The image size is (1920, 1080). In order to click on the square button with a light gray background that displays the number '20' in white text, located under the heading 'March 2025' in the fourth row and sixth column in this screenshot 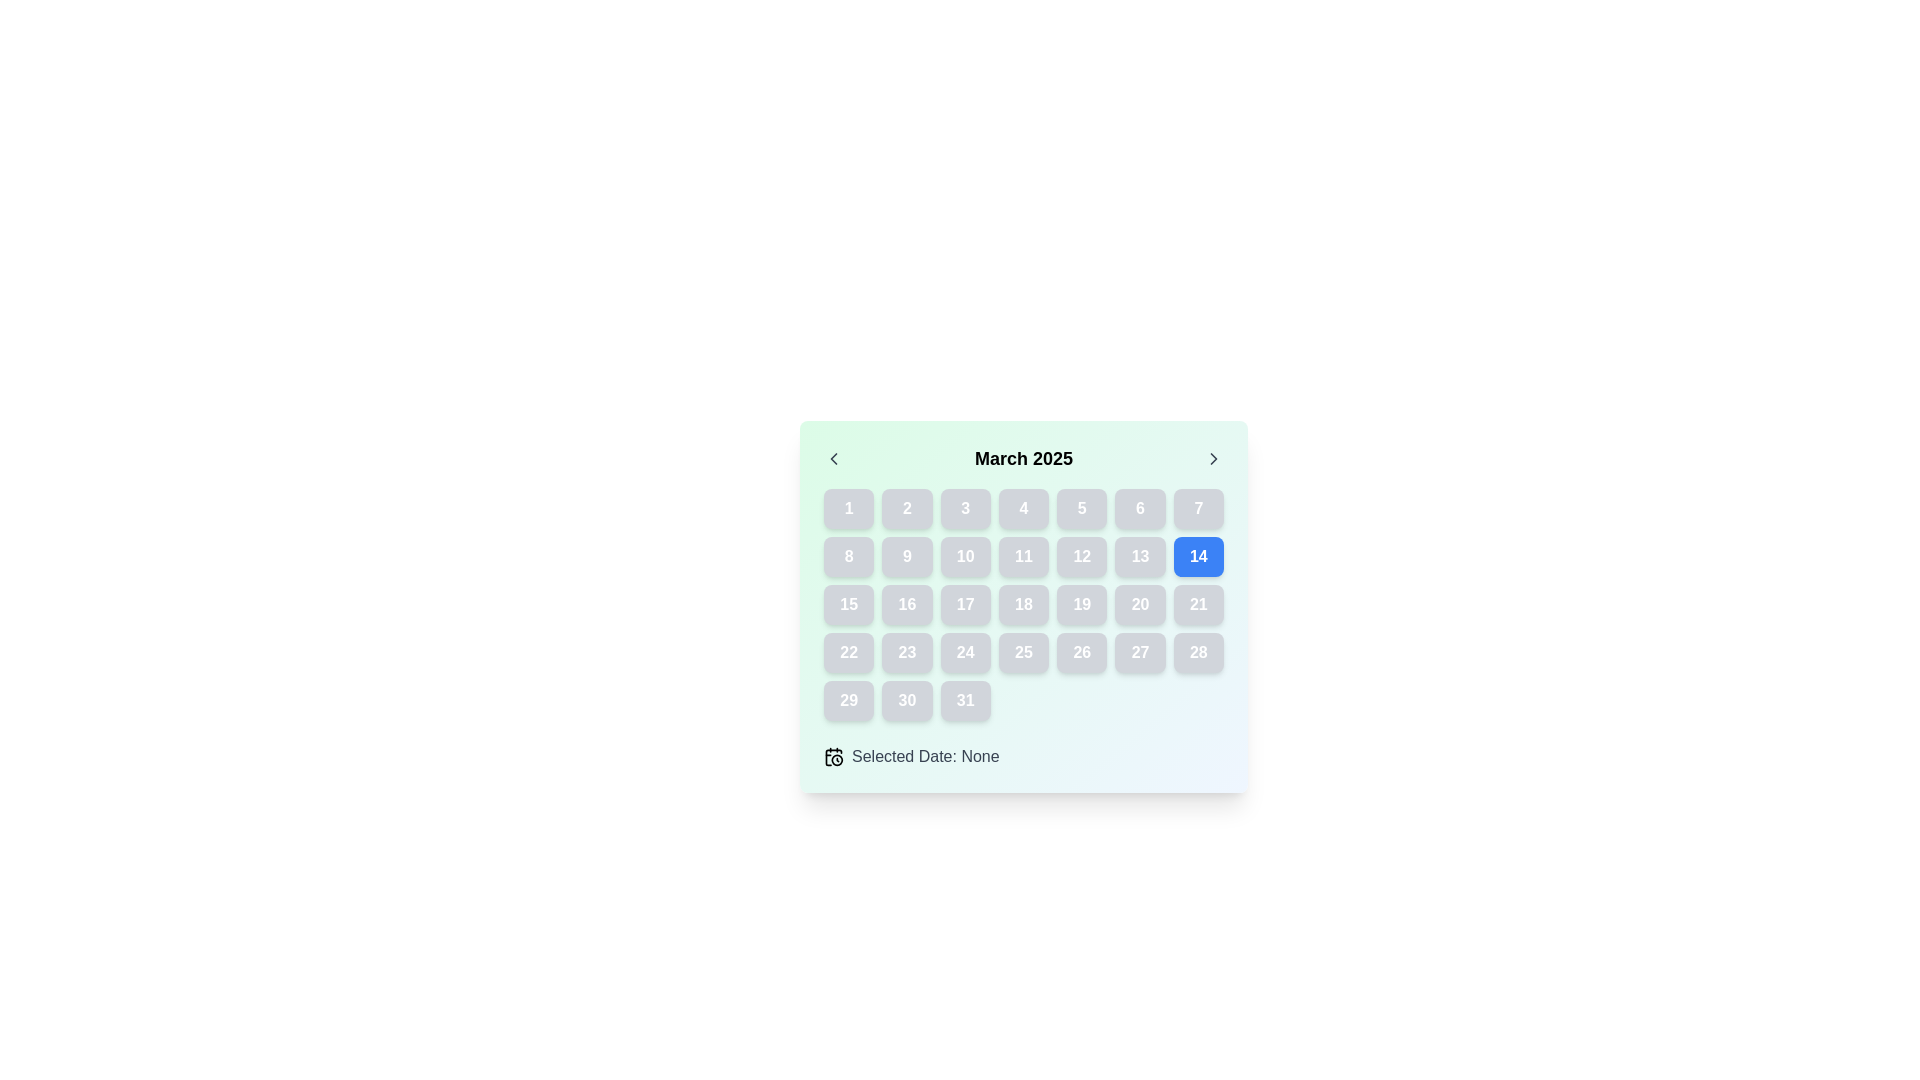, I will do `click(1140, 604)`.